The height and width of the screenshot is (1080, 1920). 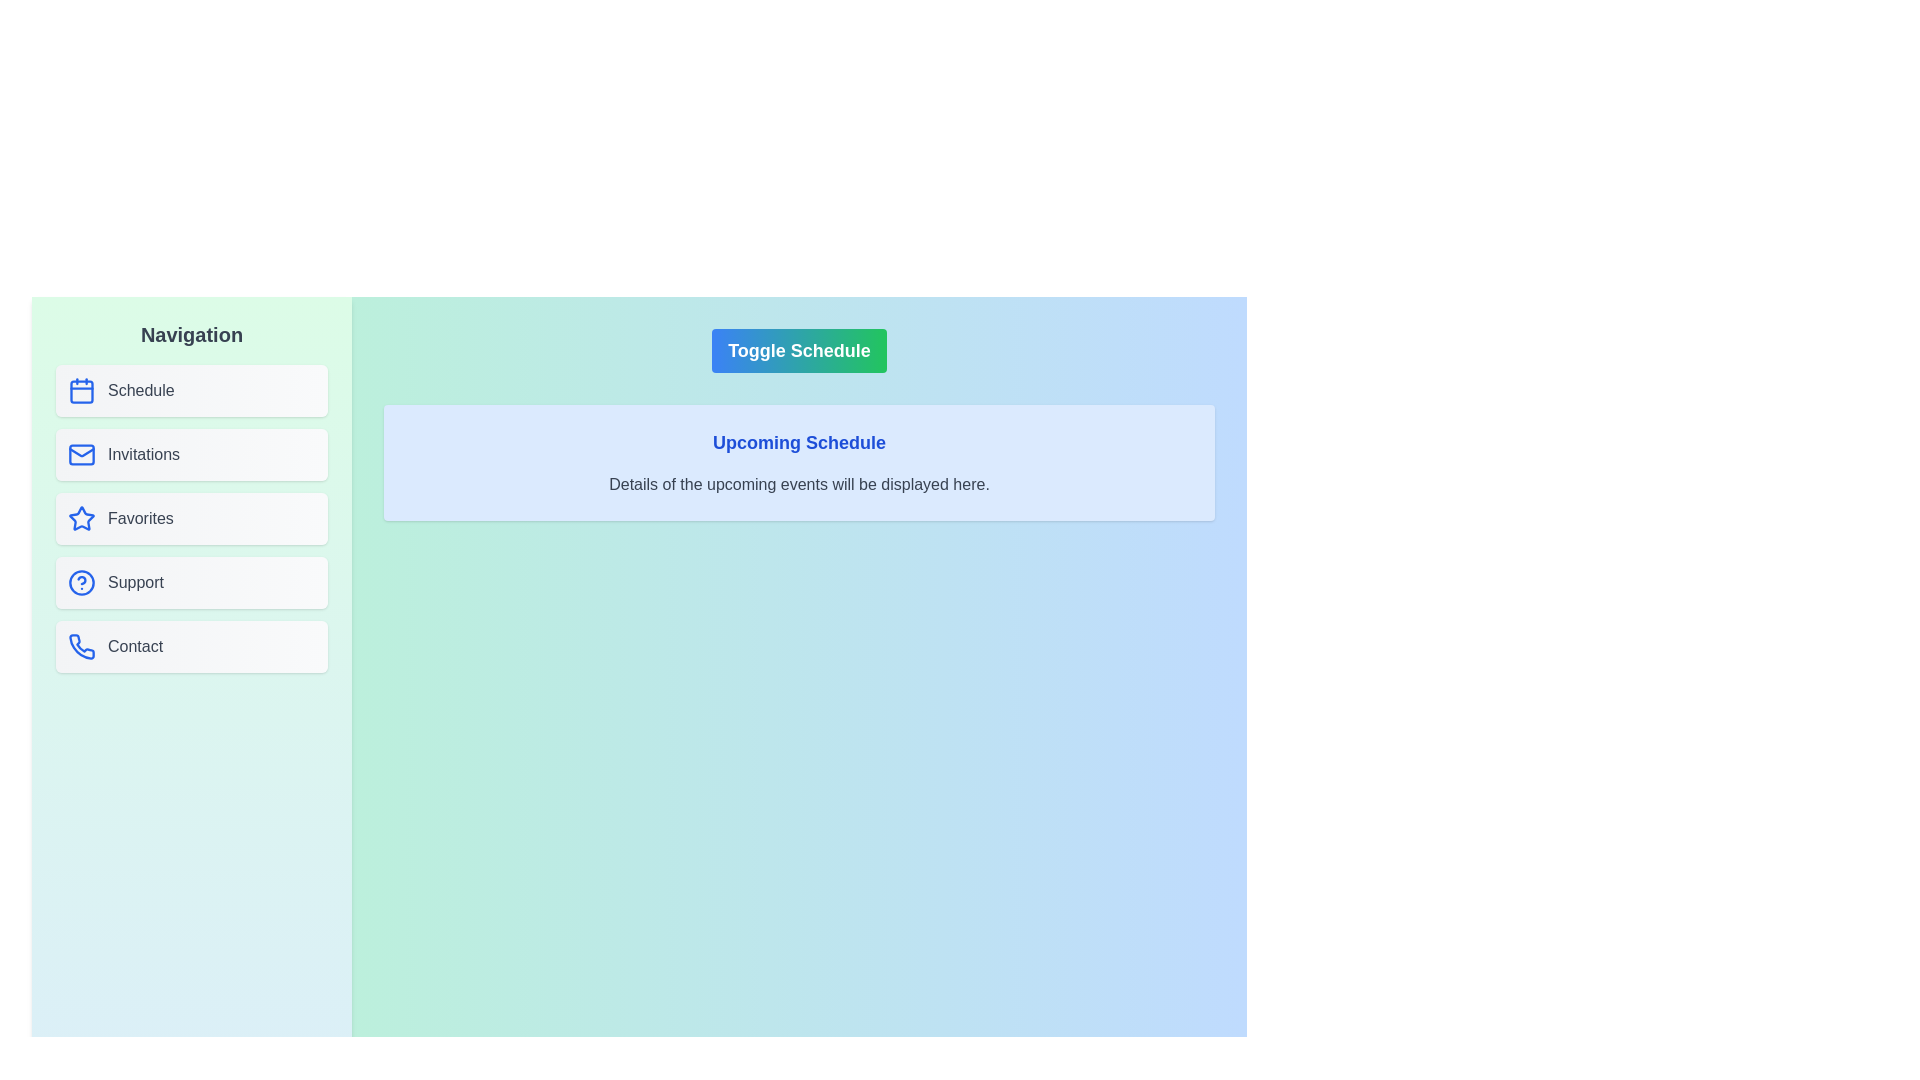 I want to click on the Schedule button in the sidebar to navigate to the corresponding section, so click(x=192, y=390).